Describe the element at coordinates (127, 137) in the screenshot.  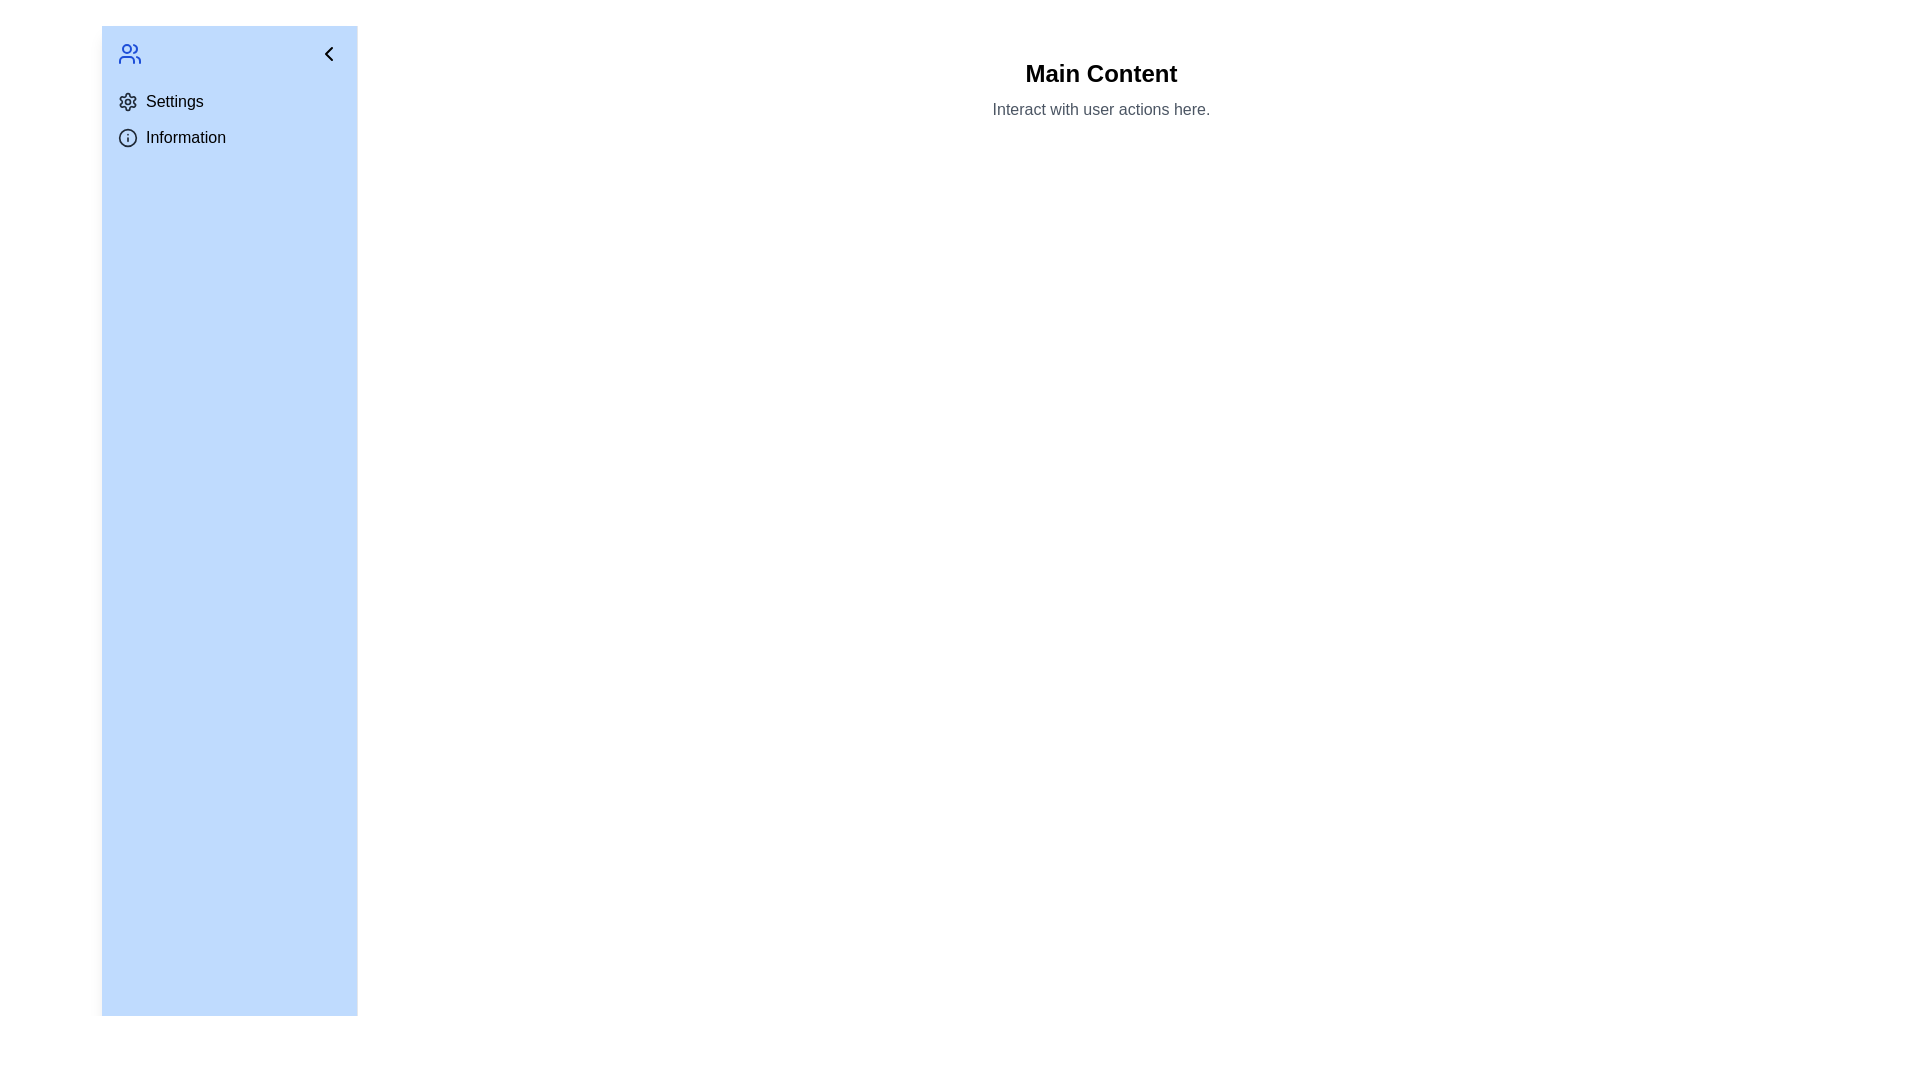
I see `the outer circular outline of the 'Information' icon located in the sidebar, which visually distinguishes this item and is positioned below the 'Settings' icon` at that location.